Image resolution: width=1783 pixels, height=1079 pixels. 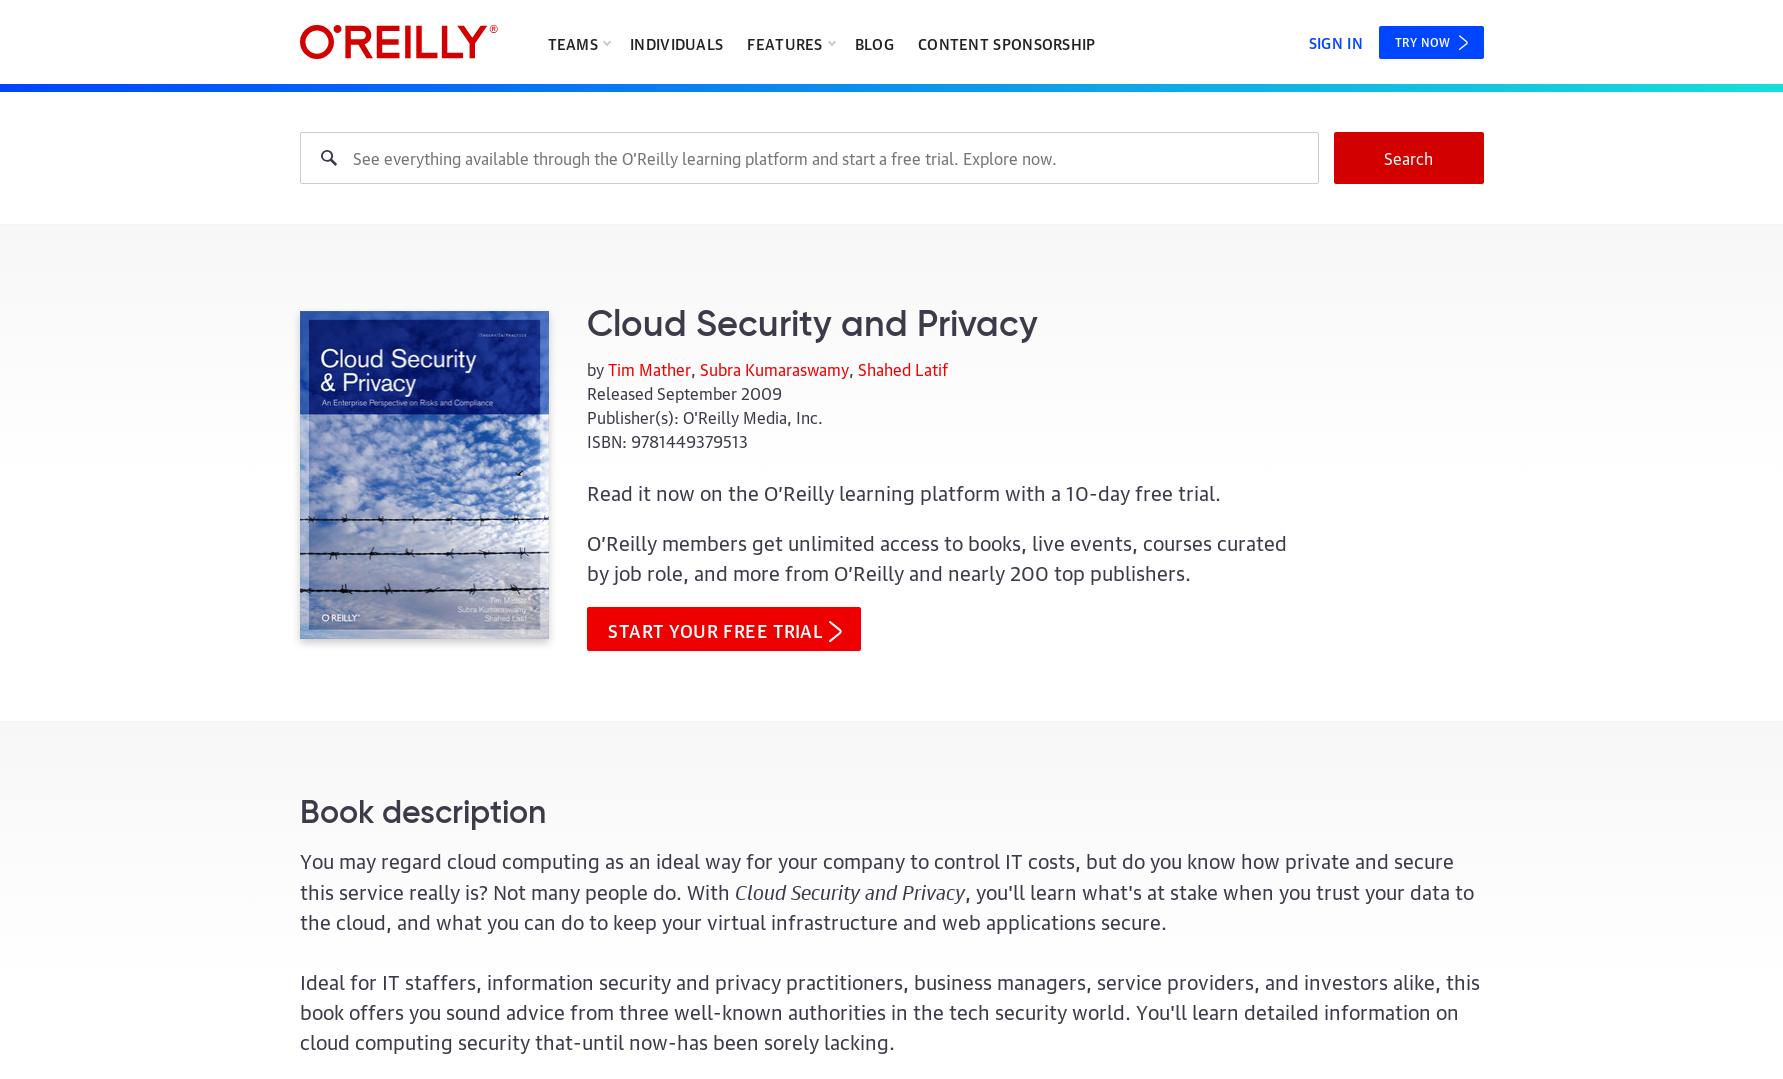 I want to click on 'Ideal for IT staffers, information security and privacy practitioners, business managers, service providers, and investors alike, this book offers you sound advice from three well-known authorities in the tech security world. You'll learn detailed information on cloud computing security that-until now-has been sorely lacking.', so click(x=889, y=1010).